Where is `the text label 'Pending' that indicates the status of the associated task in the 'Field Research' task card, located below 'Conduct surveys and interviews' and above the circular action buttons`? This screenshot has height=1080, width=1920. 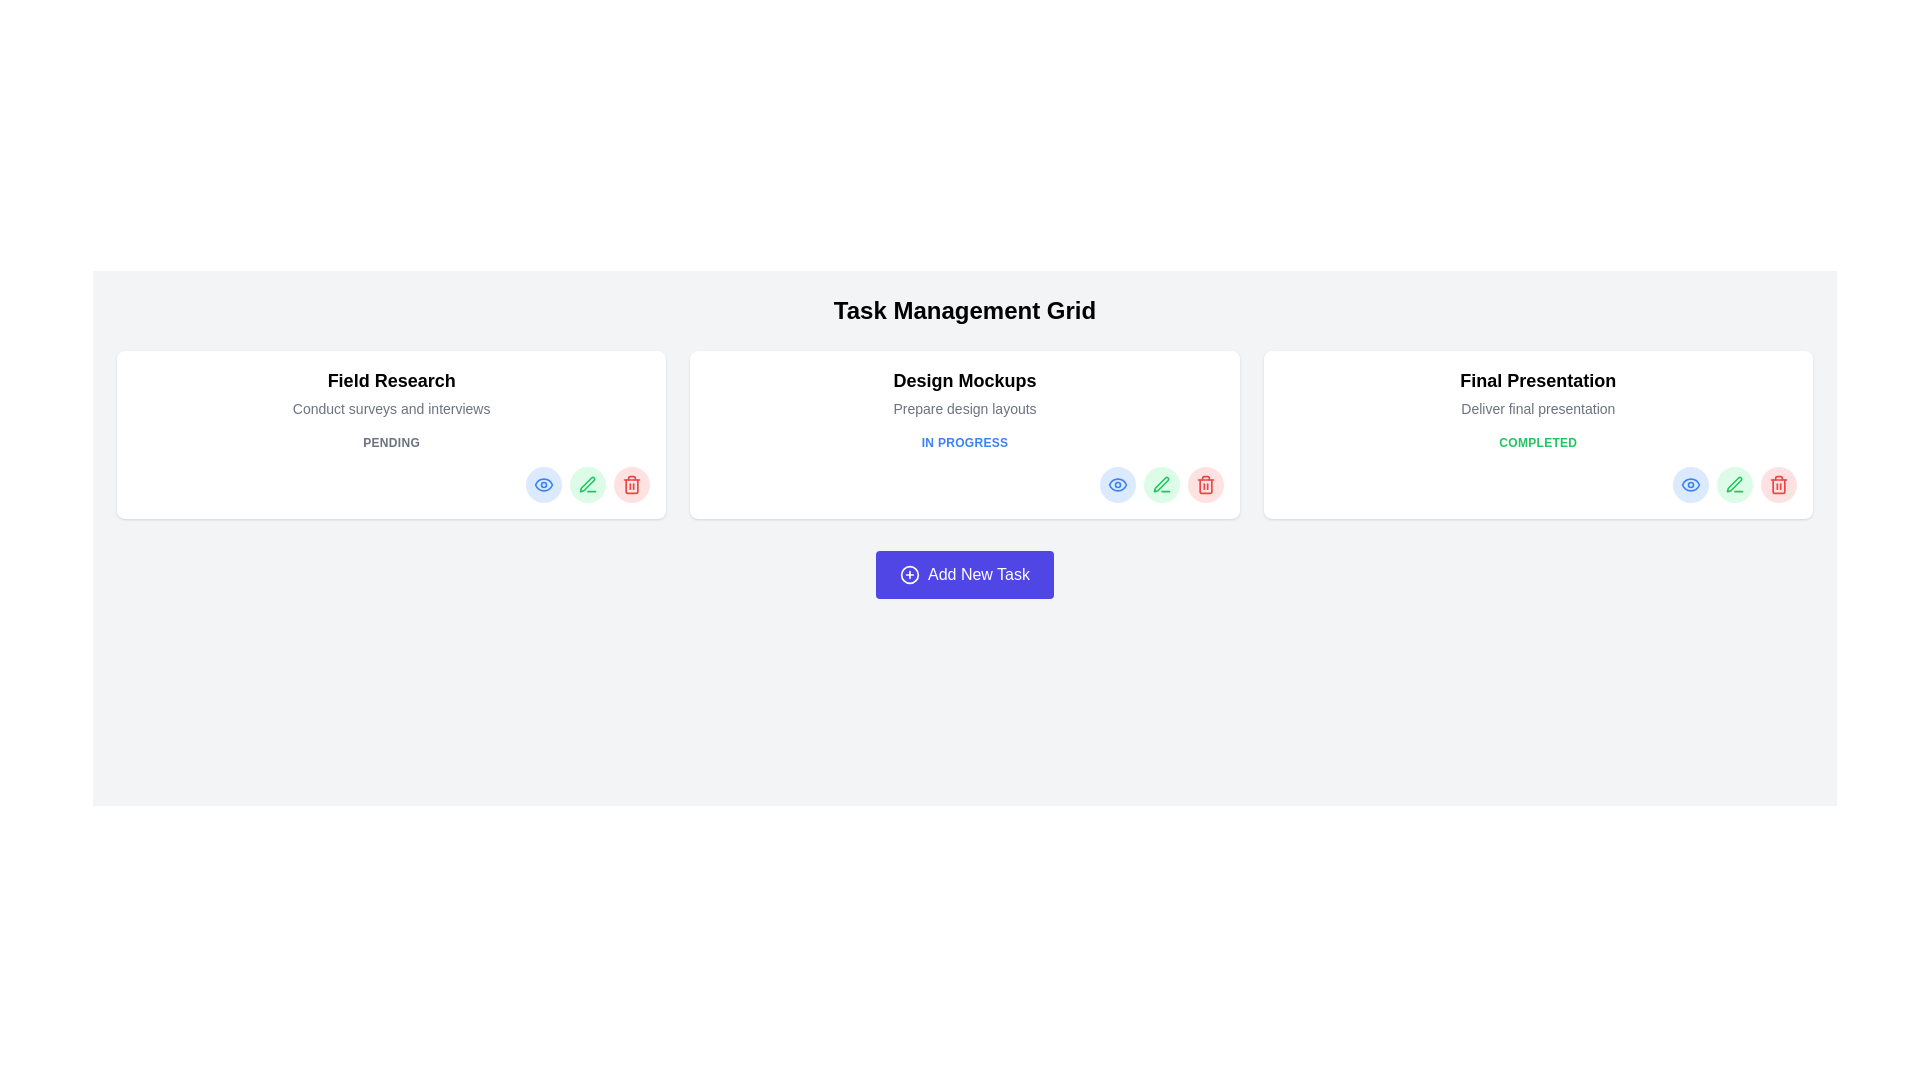
the text label 'Pending' that indicates the status of the associated task in the 'Field Research' task card, located below 'Conduct surveys and interviews' and above the circular action buttons is located at coordinates (391, 442).